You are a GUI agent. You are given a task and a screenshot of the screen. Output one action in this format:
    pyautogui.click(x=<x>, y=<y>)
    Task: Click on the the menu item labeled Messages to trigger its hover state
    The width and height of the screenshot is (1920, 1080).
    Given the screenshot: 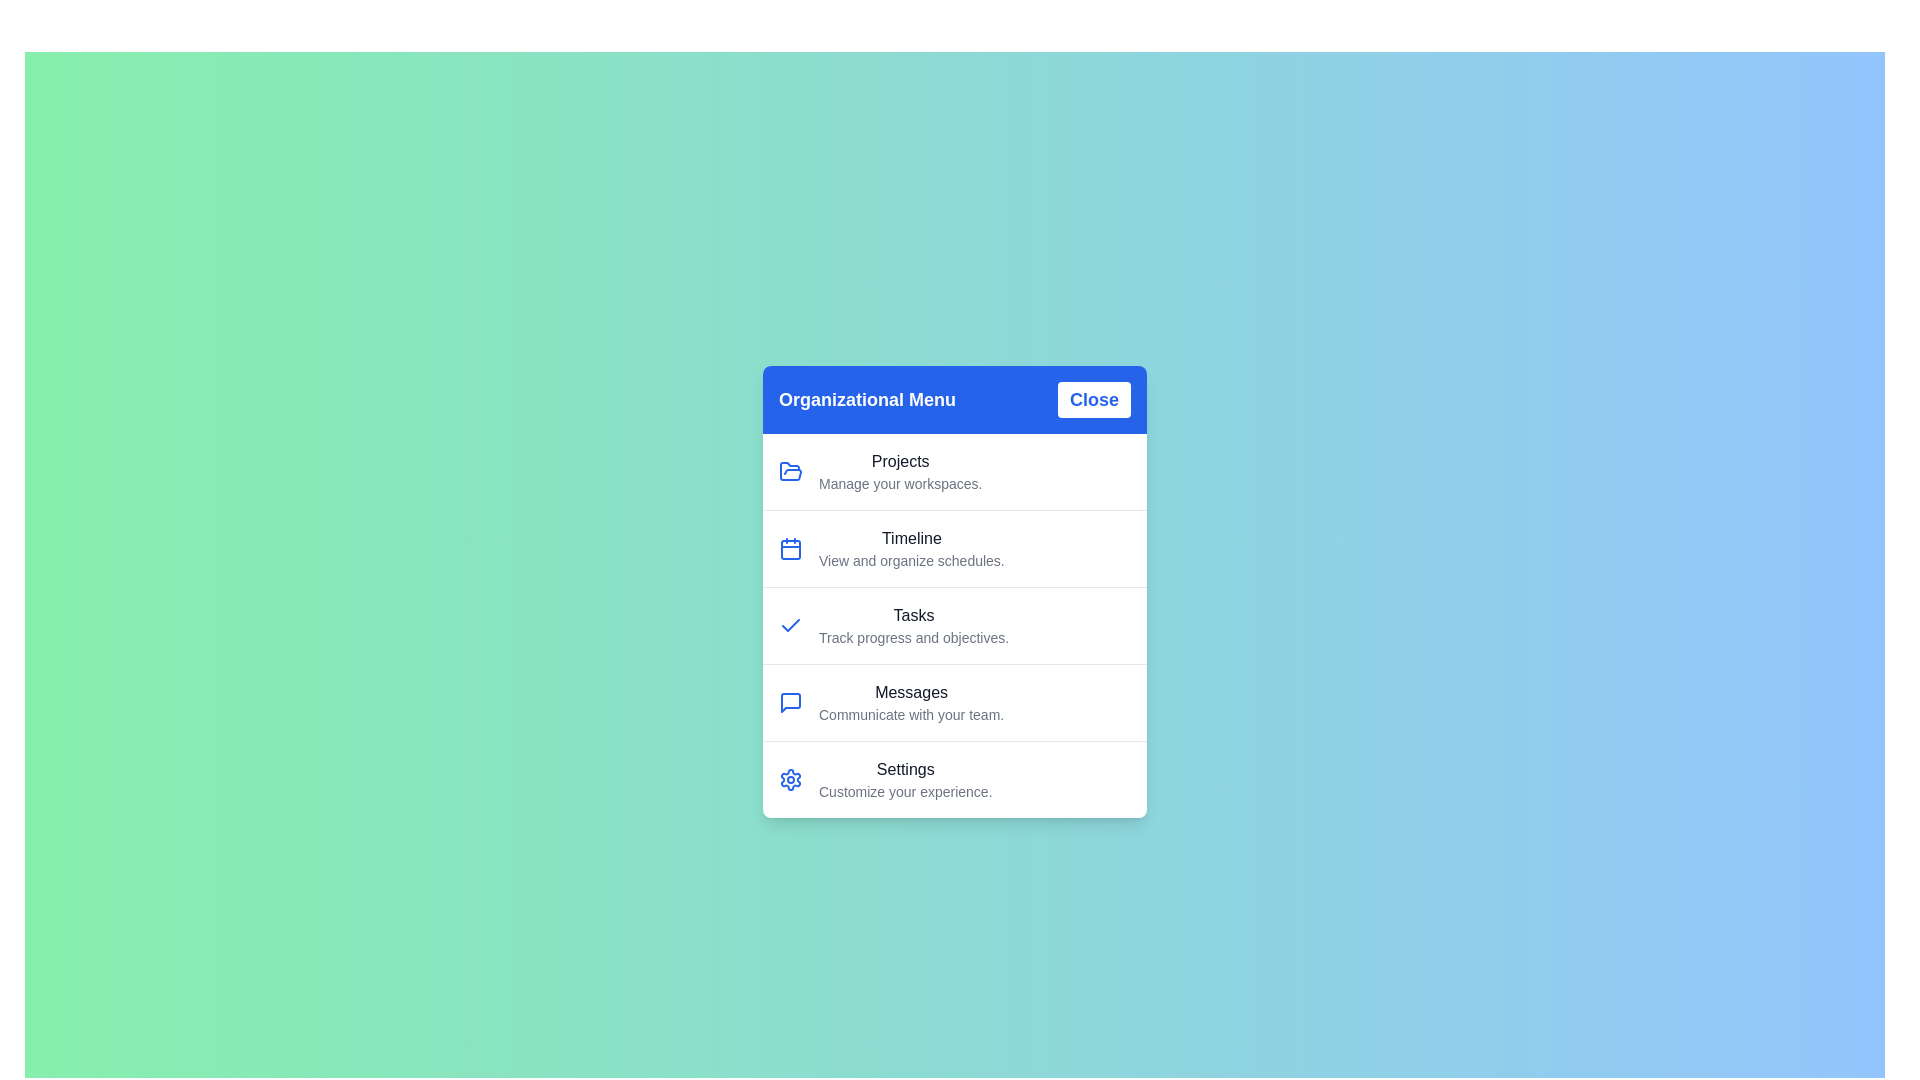 What is the action you would take?
    pyautogui.click(x=954, y=701)
    